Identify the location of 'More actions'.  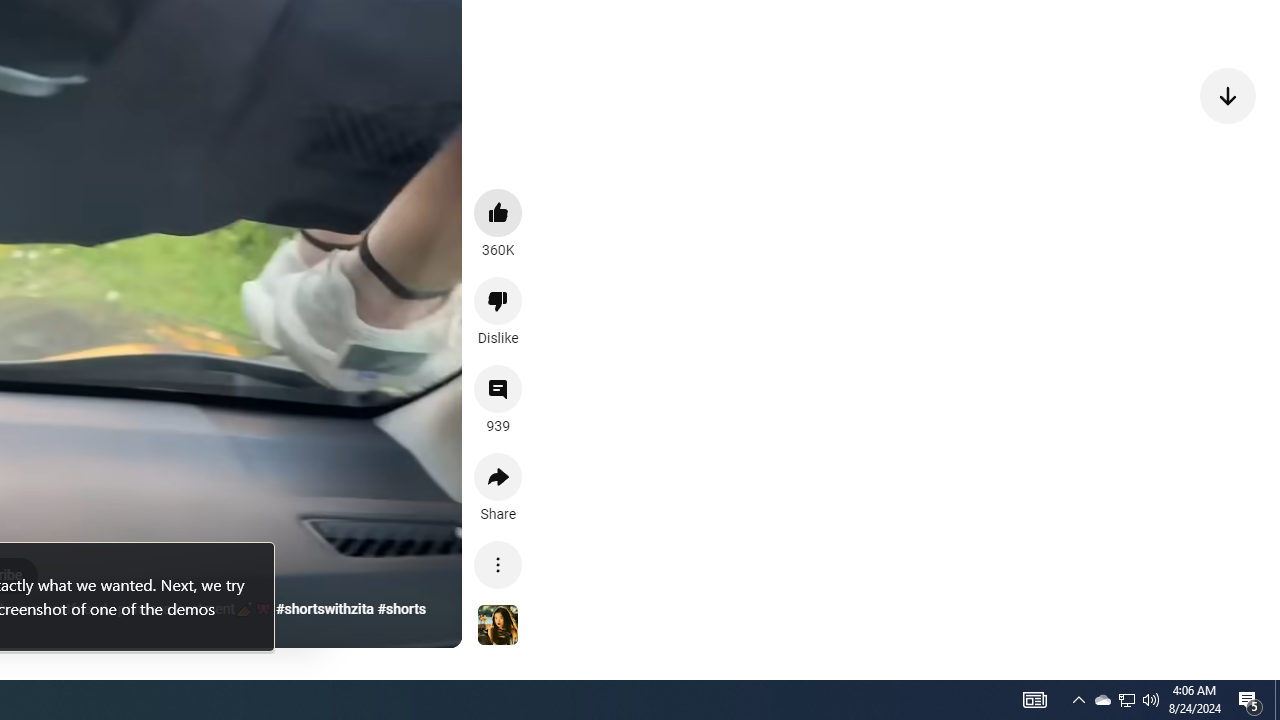
(498, 564).